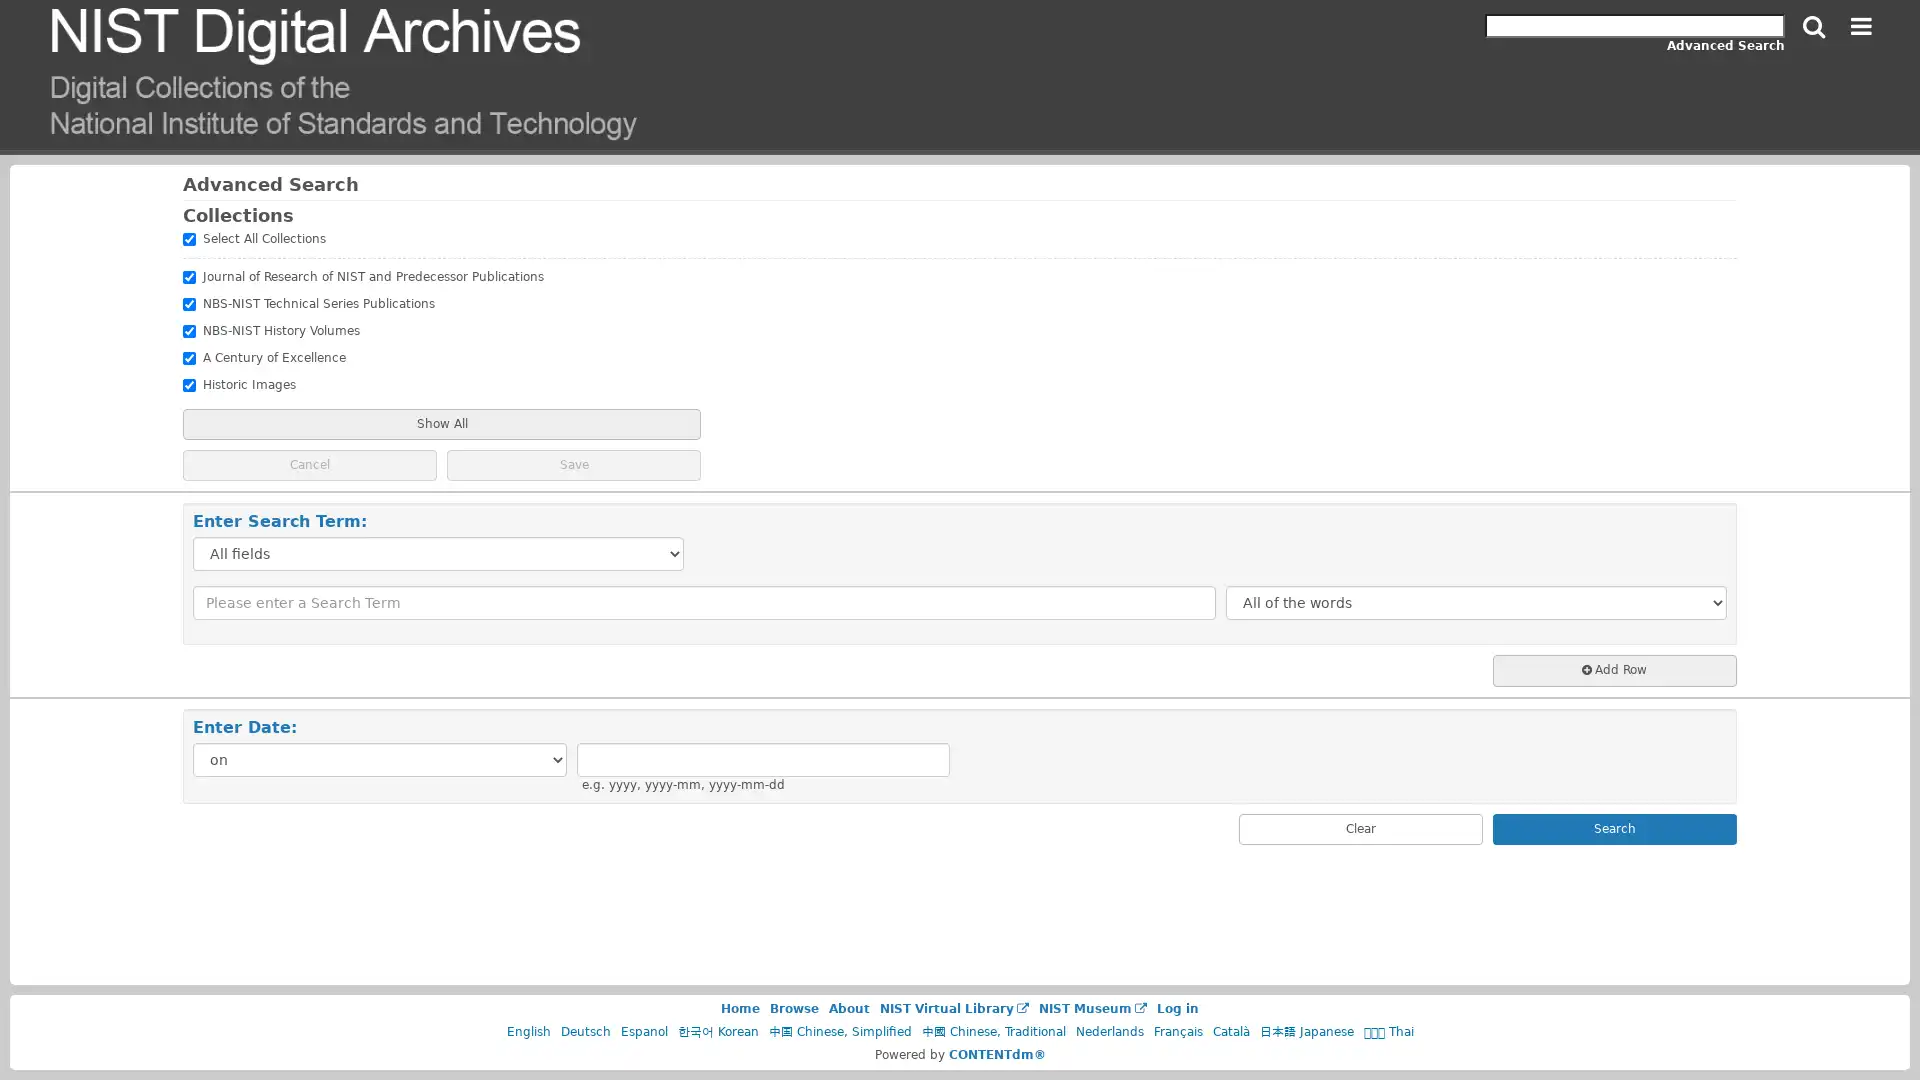 The image size is (1920, 1080). I want to click on English, so click(528, 1032).